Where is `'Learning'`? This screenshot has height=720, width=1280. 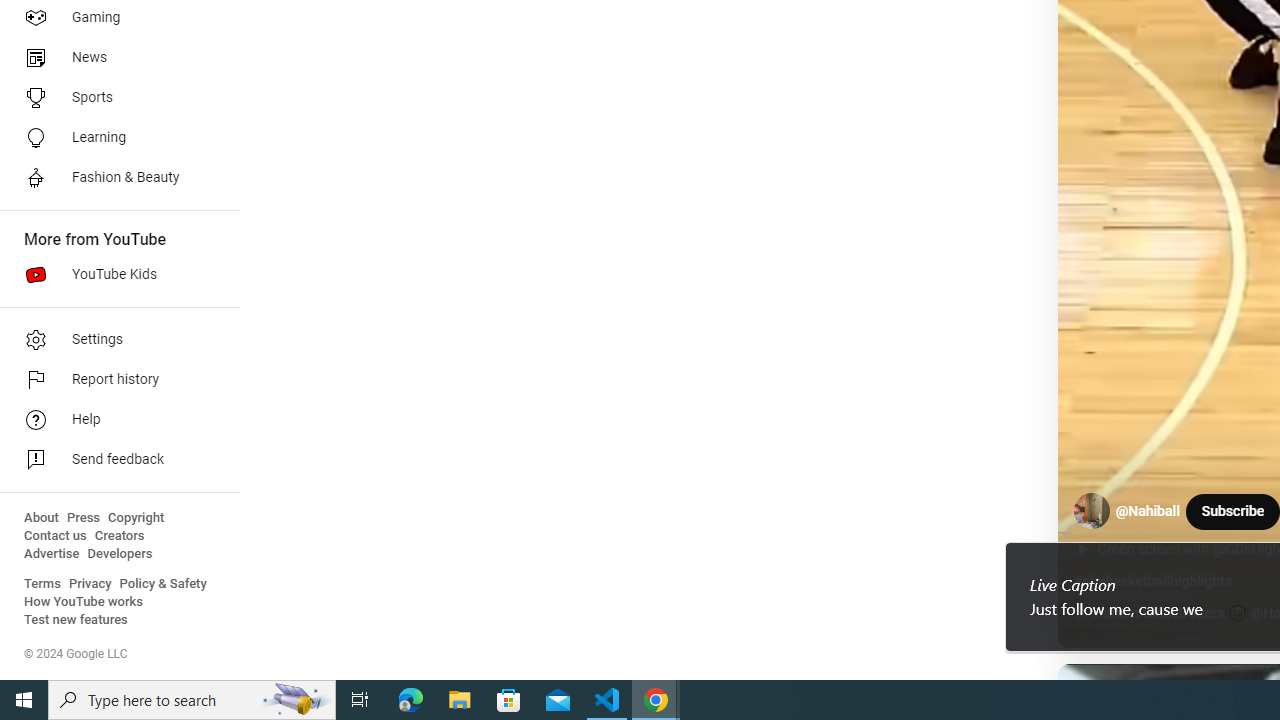
'Learning' is located at coordinates (112, 136).